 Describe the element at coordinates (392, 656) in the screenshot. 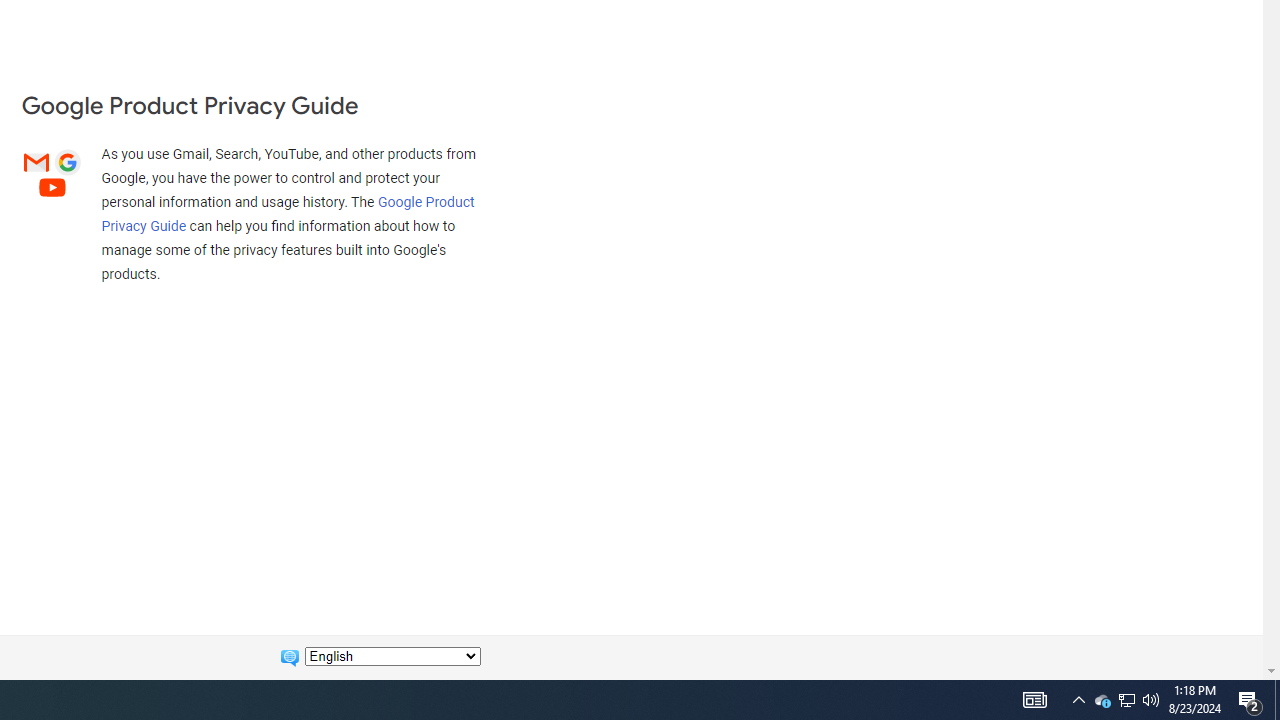

I see `'Change language:'` at that location.